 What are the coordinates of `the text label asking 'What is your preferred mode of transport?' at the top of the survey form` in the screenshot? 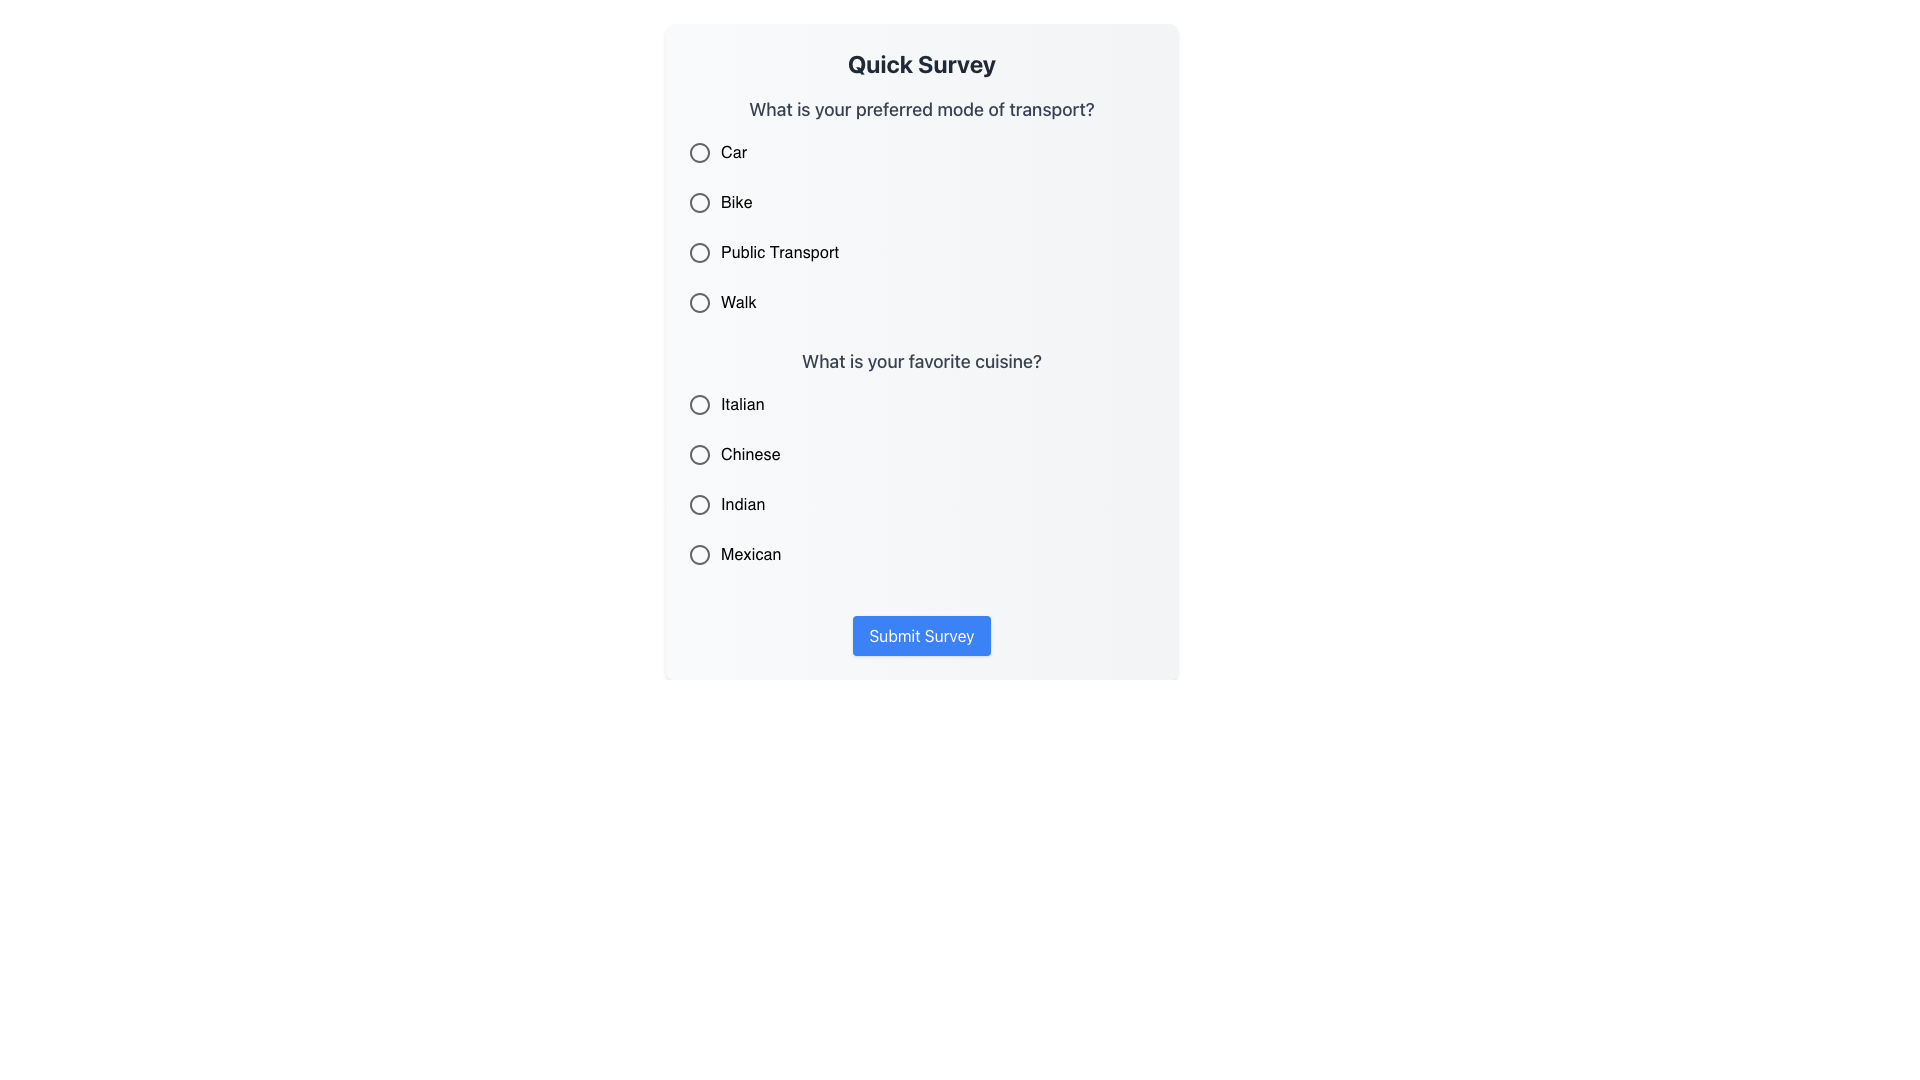 It's located at (920, 110).